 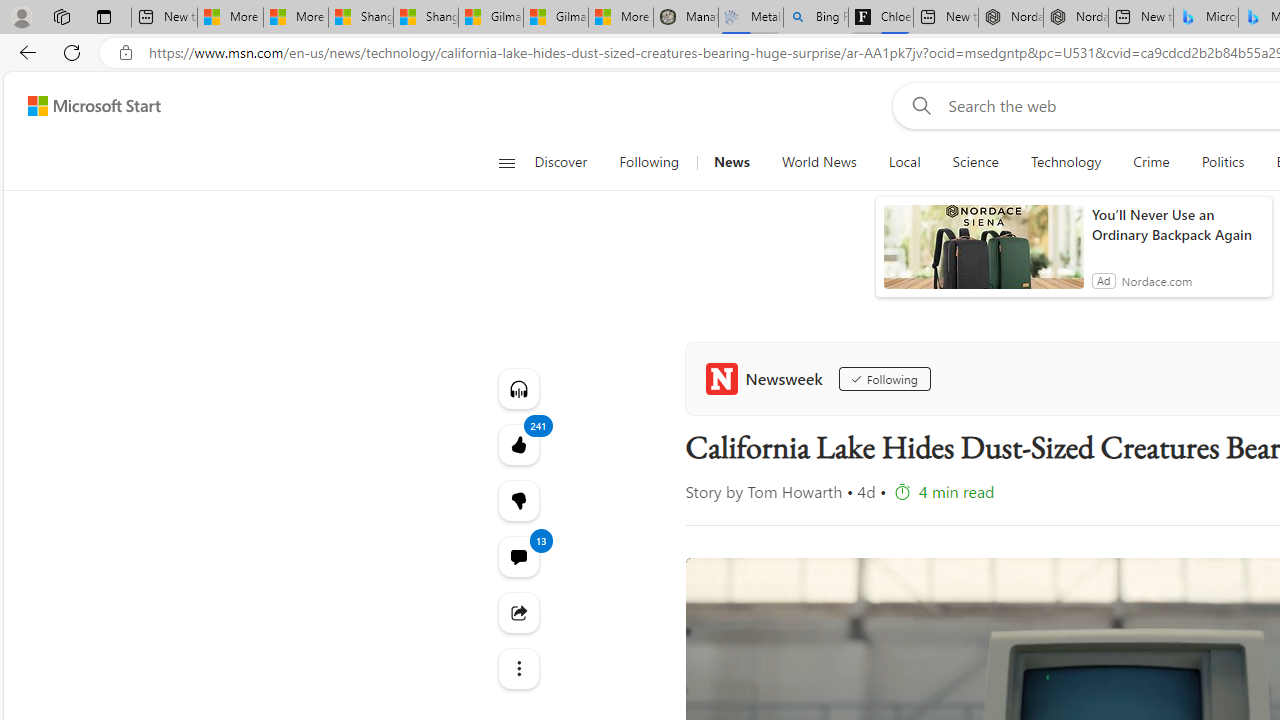 What do you see at coordinates (518, 388) in the screenshot?
I see `'Listen to this article'` at bounding box center [518, 388].